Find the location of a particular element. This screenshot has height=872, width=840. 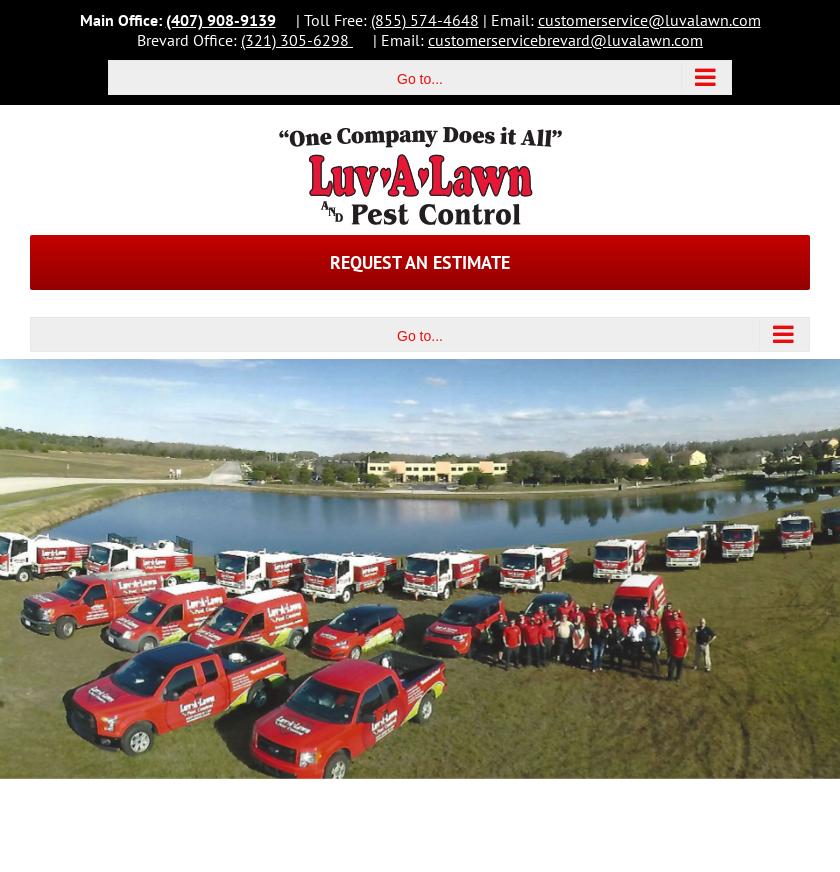

'Request an Estimate' is located at coordinates (330, 261).